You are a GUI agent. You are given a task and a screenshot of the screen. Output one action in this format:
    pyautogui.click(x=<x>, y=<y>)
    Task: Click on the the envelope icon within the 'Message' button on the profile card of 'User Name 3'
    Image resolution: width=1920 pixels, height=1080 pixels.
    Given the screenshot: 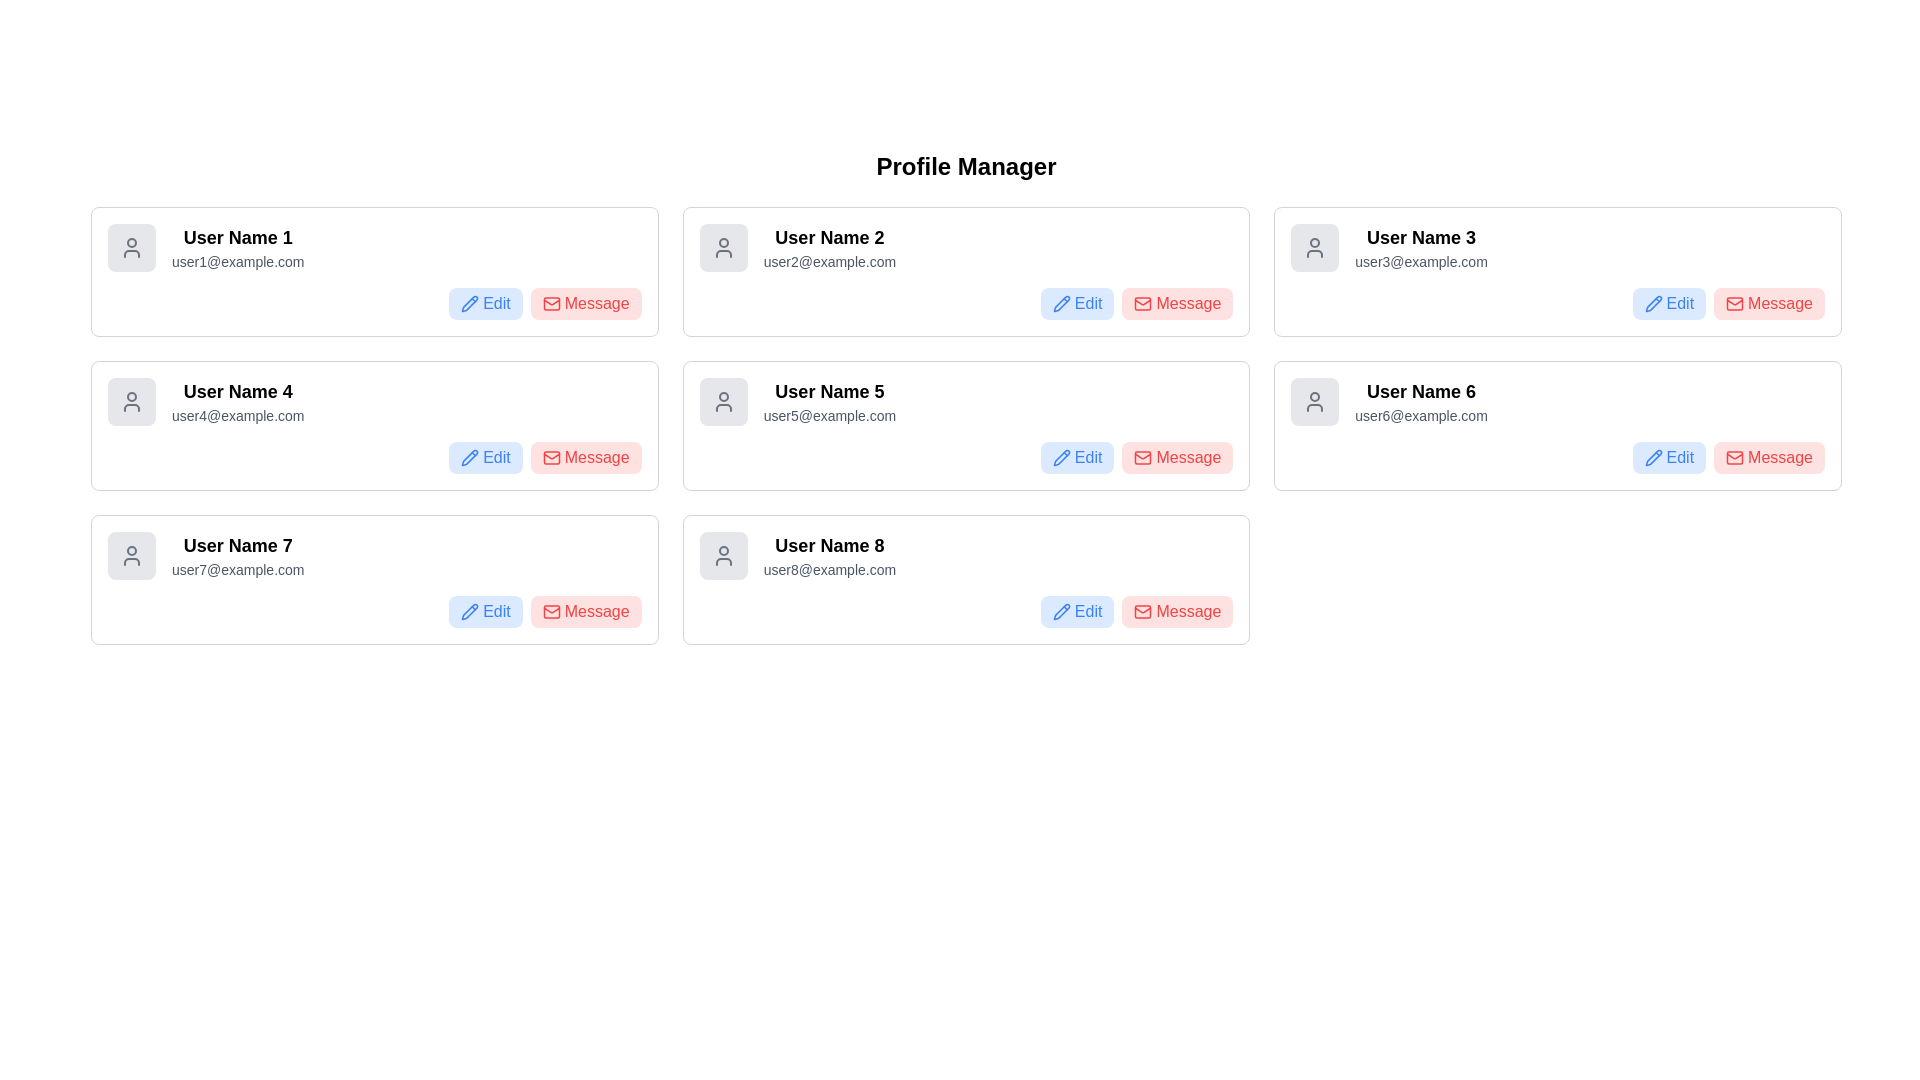 What is the action you would take?
    pyautogui.click(x=1734, y=304)
    